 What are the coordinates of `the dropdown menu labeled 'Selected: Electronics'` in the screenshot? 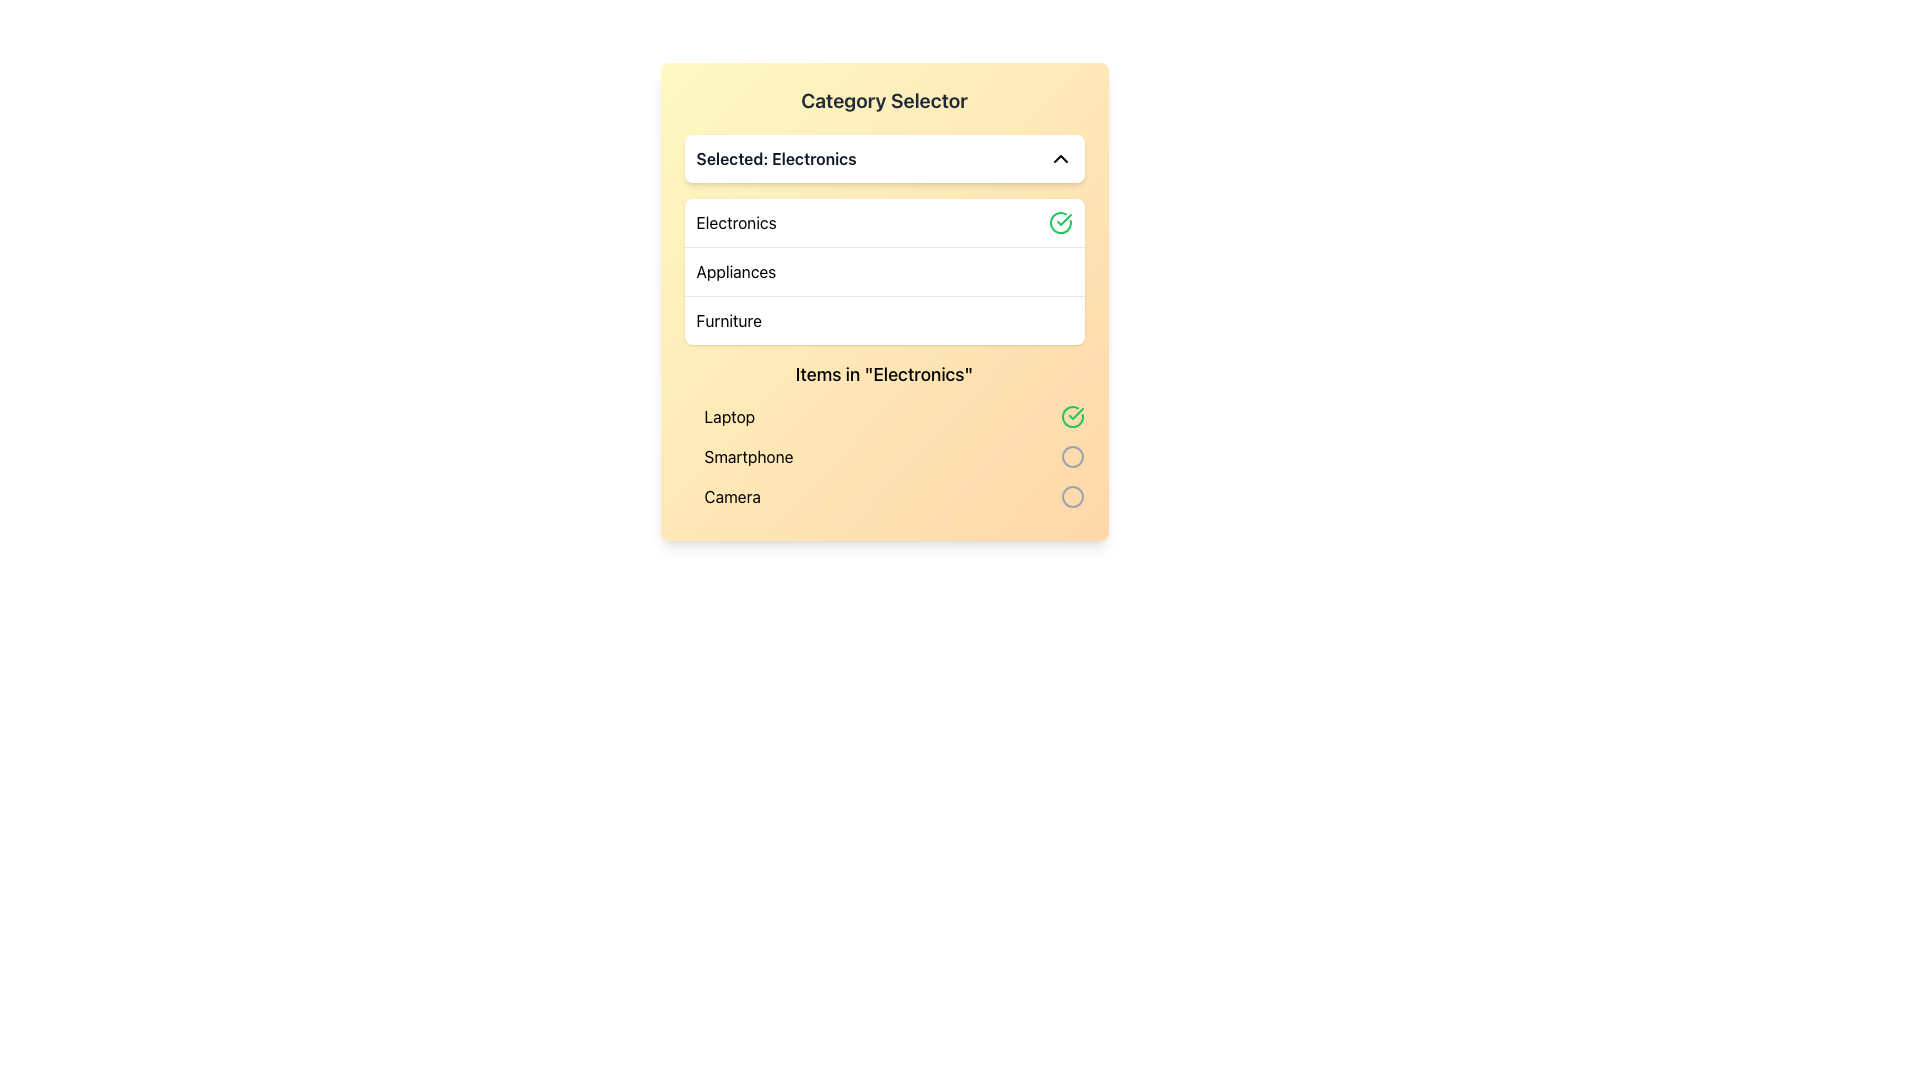 It's located at (883, 325).